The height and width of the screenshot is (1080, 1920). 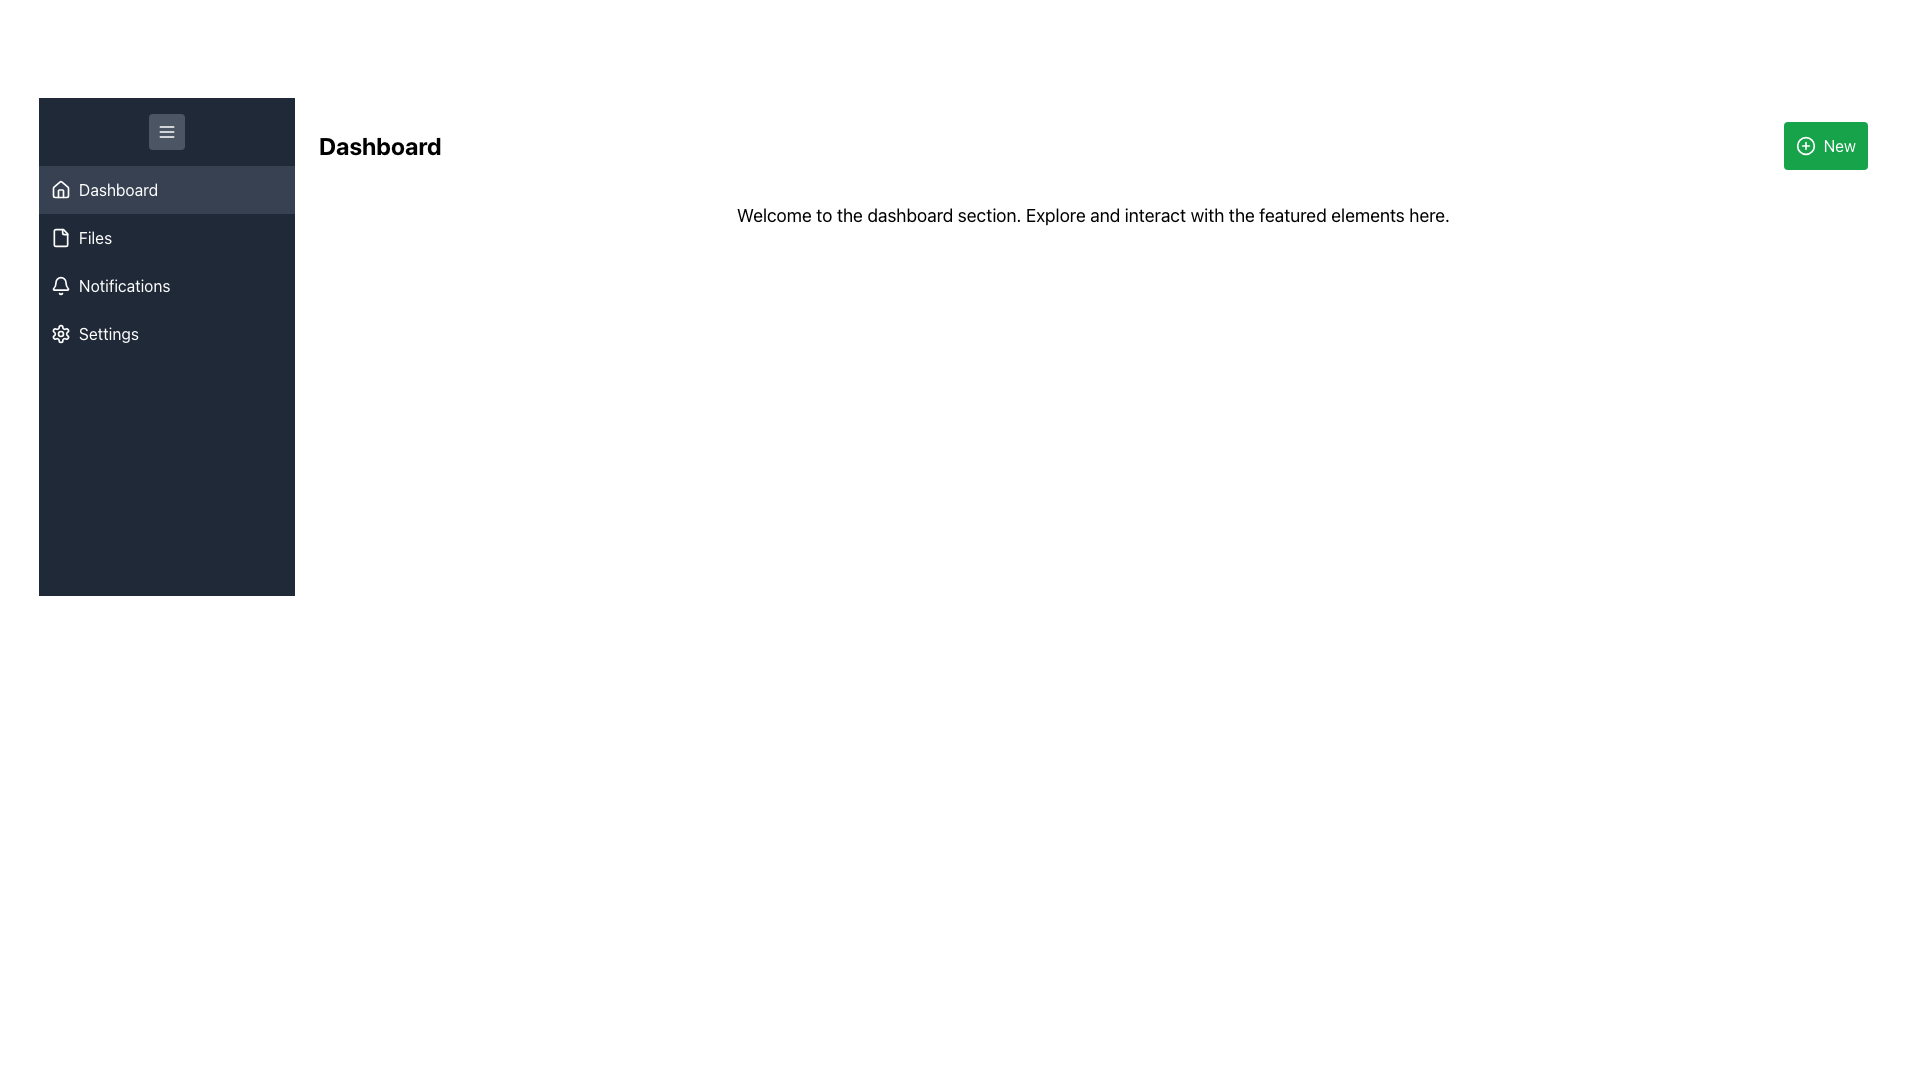 What do you see at coordinates (61, 333) in the screenshot?
I see `the cogwheel icon located in the sidebar menu, which symbolizes the settings or customization functionality within the application` at bounding box center [61, 333].